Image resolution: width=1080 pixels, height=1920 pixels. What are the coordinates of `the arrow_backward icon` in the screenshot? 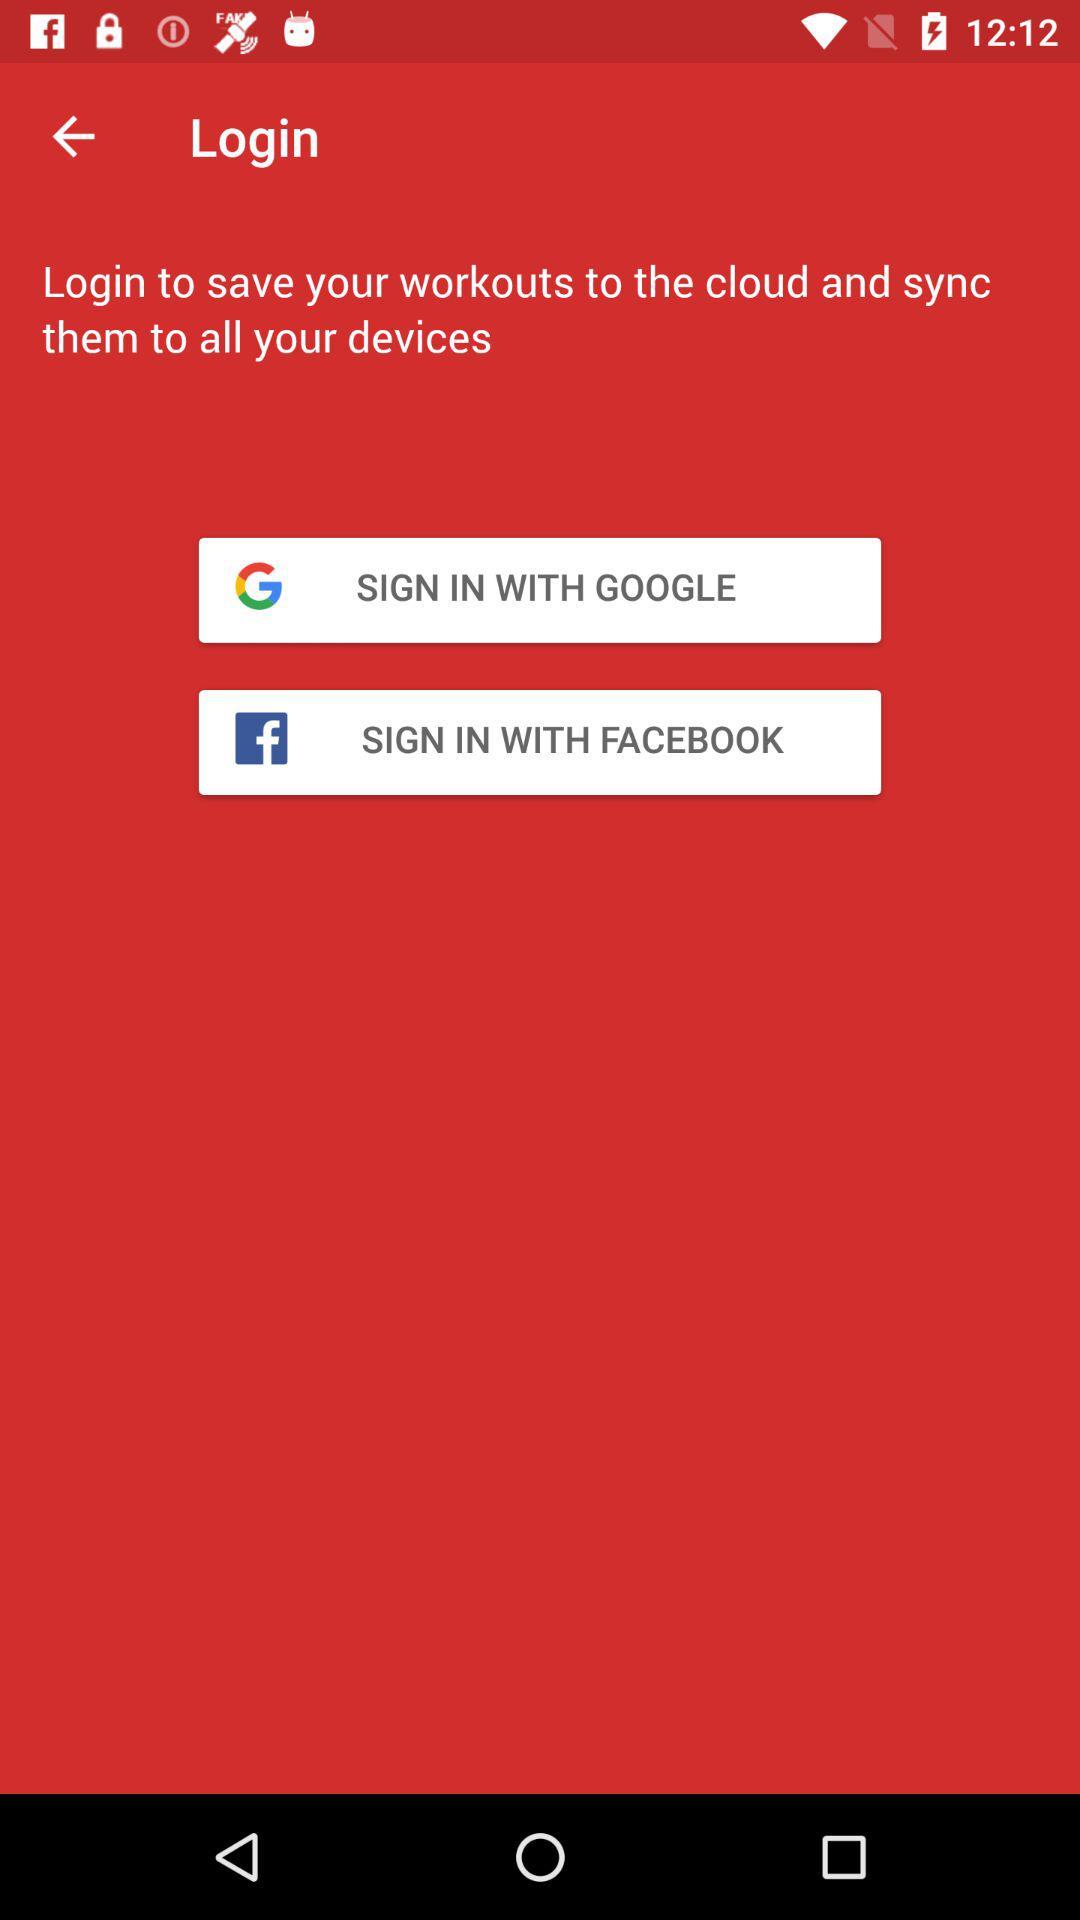 It's located at (72, 135).